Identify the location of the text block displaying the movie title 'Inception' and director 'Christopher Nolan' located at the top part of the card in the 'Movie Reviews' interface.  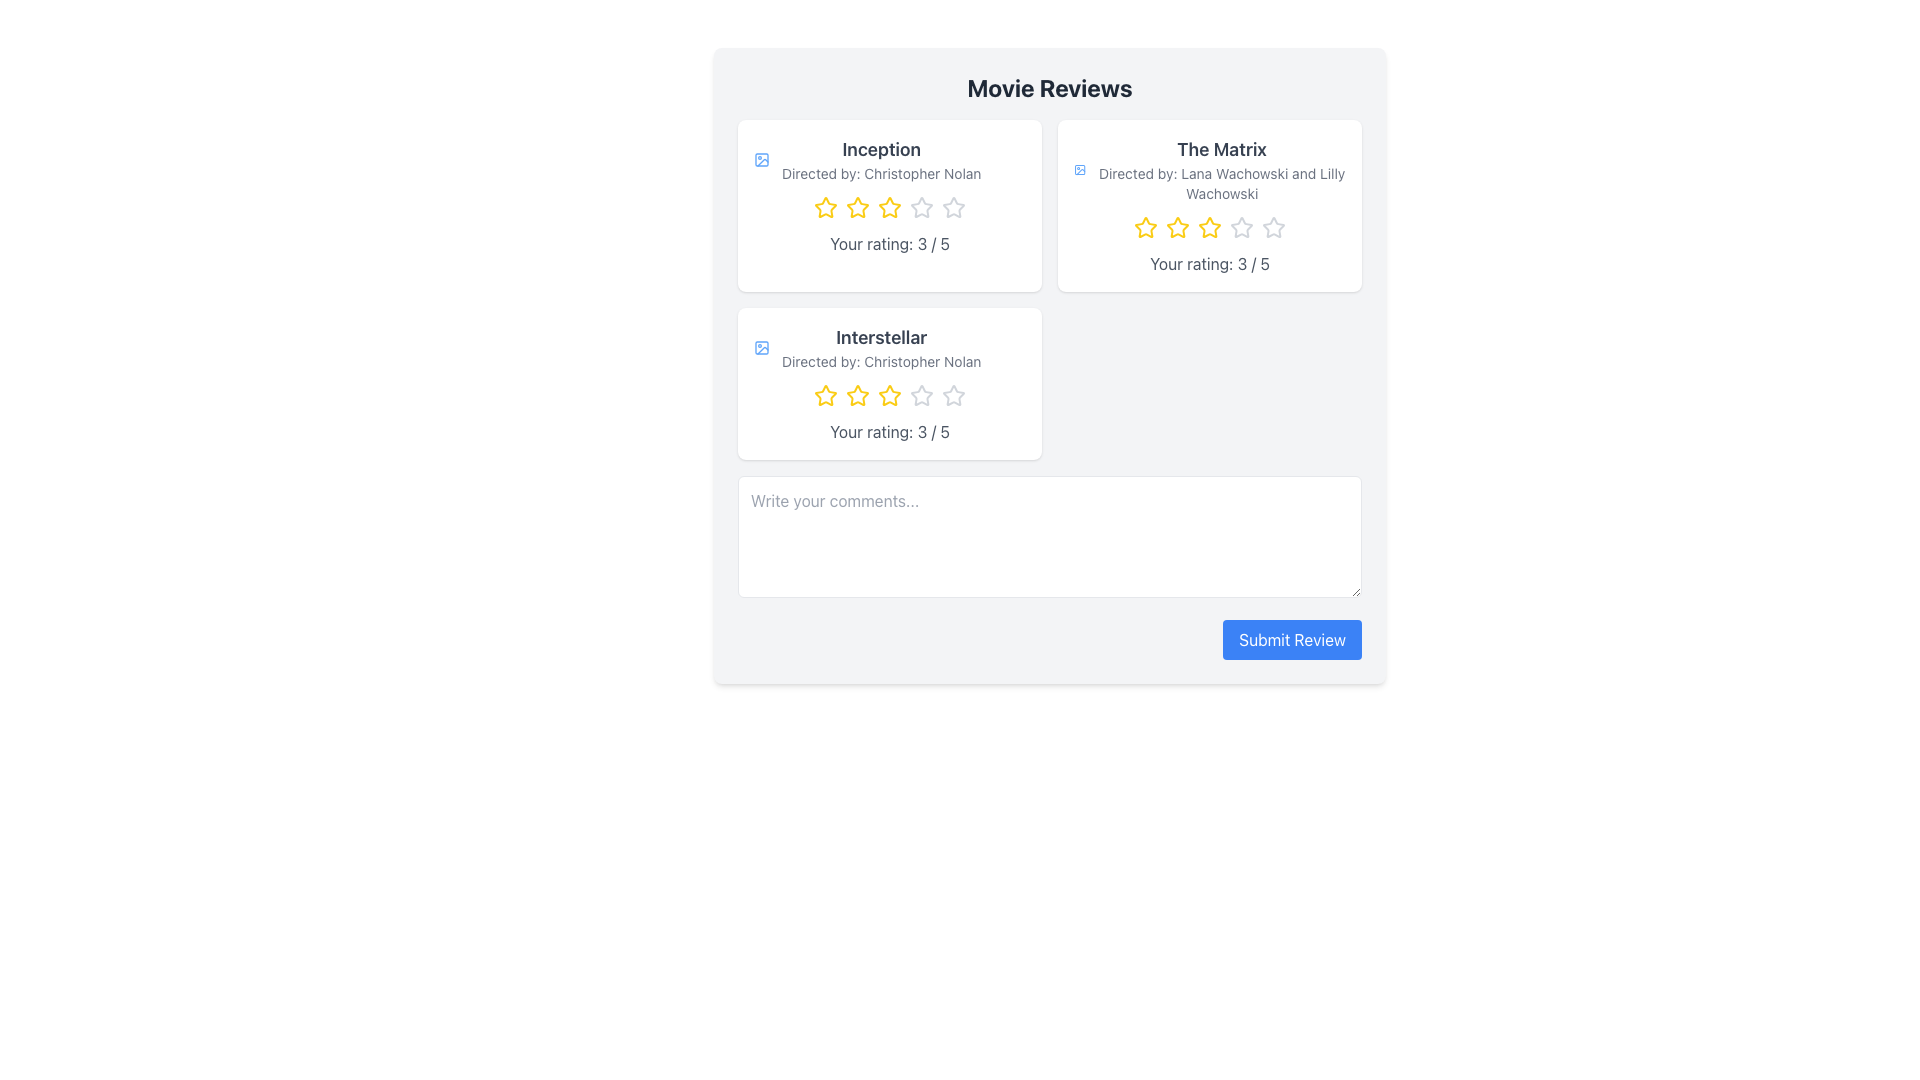
(888, 158).